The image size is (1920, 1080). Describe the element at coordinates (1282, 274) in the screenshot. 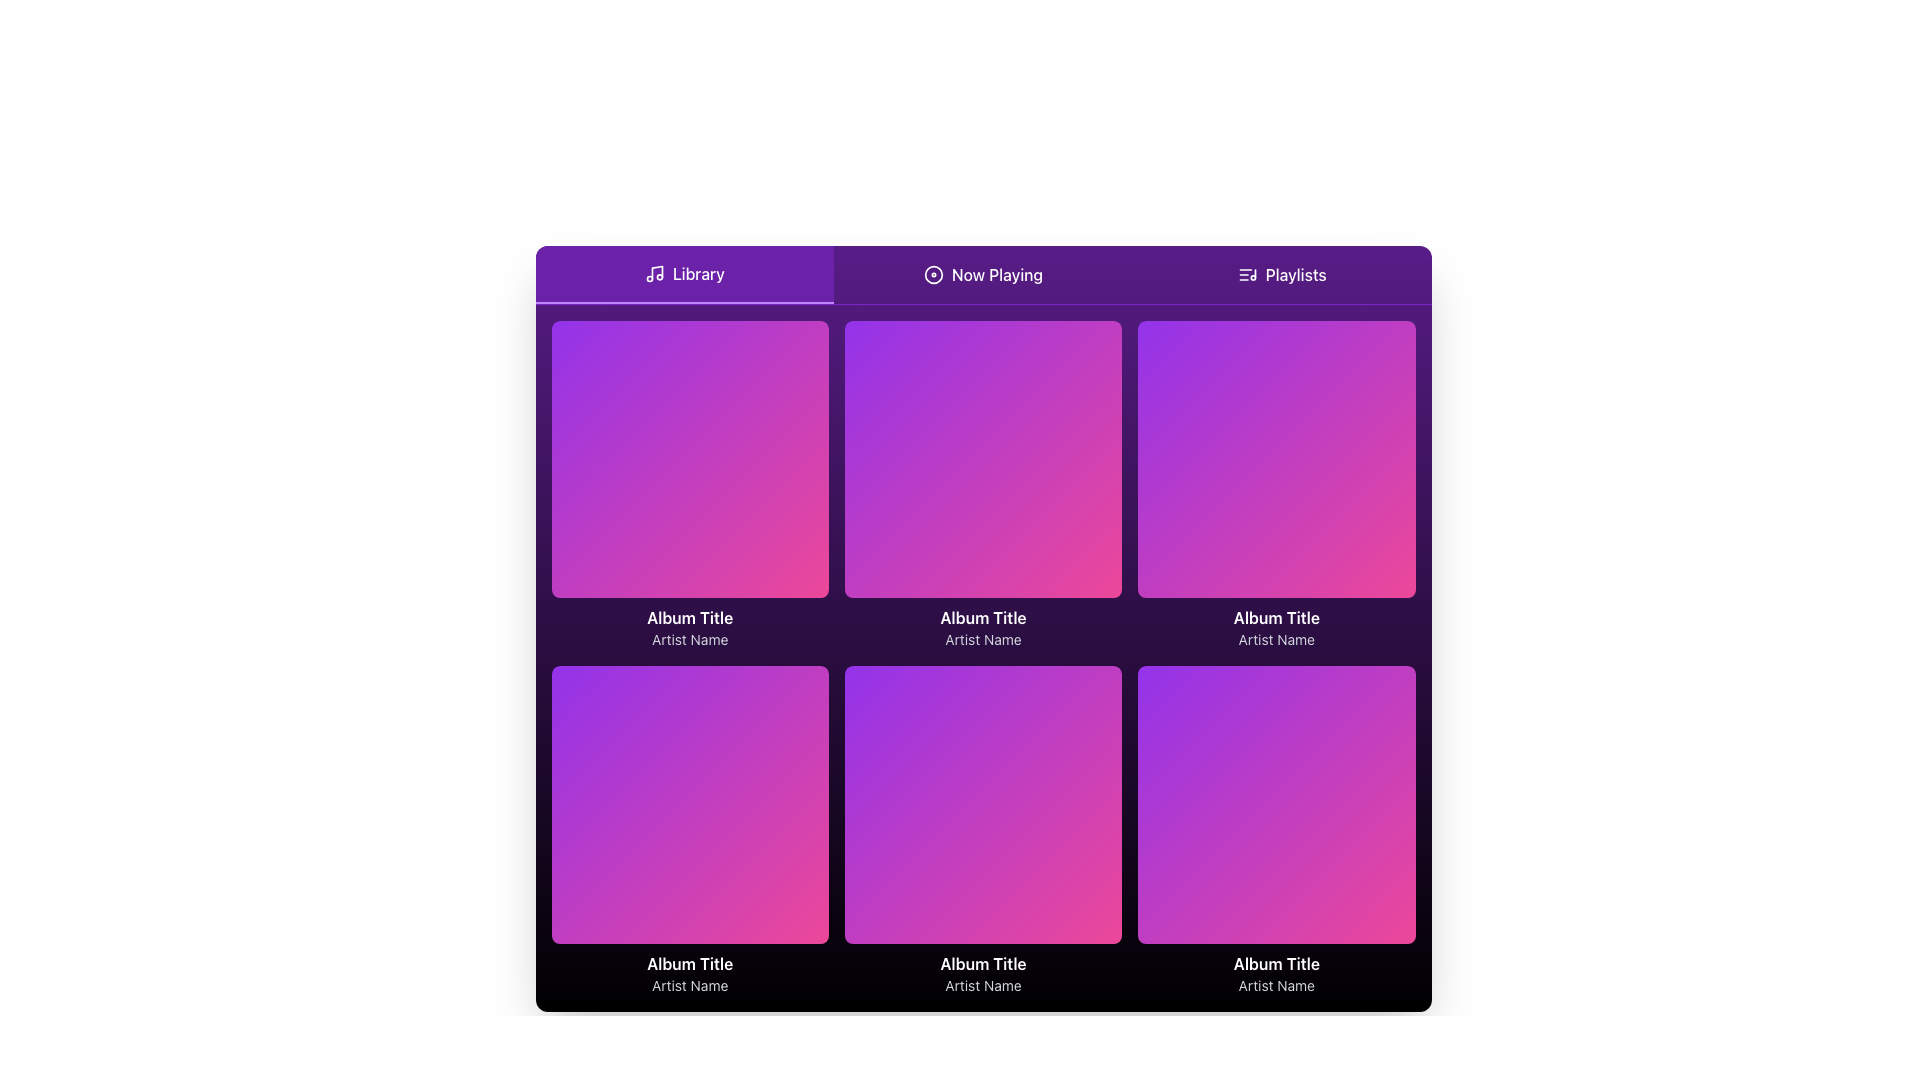

I see `the navigation button located in the horizontal navigation bar at the top of the interface` at that location.